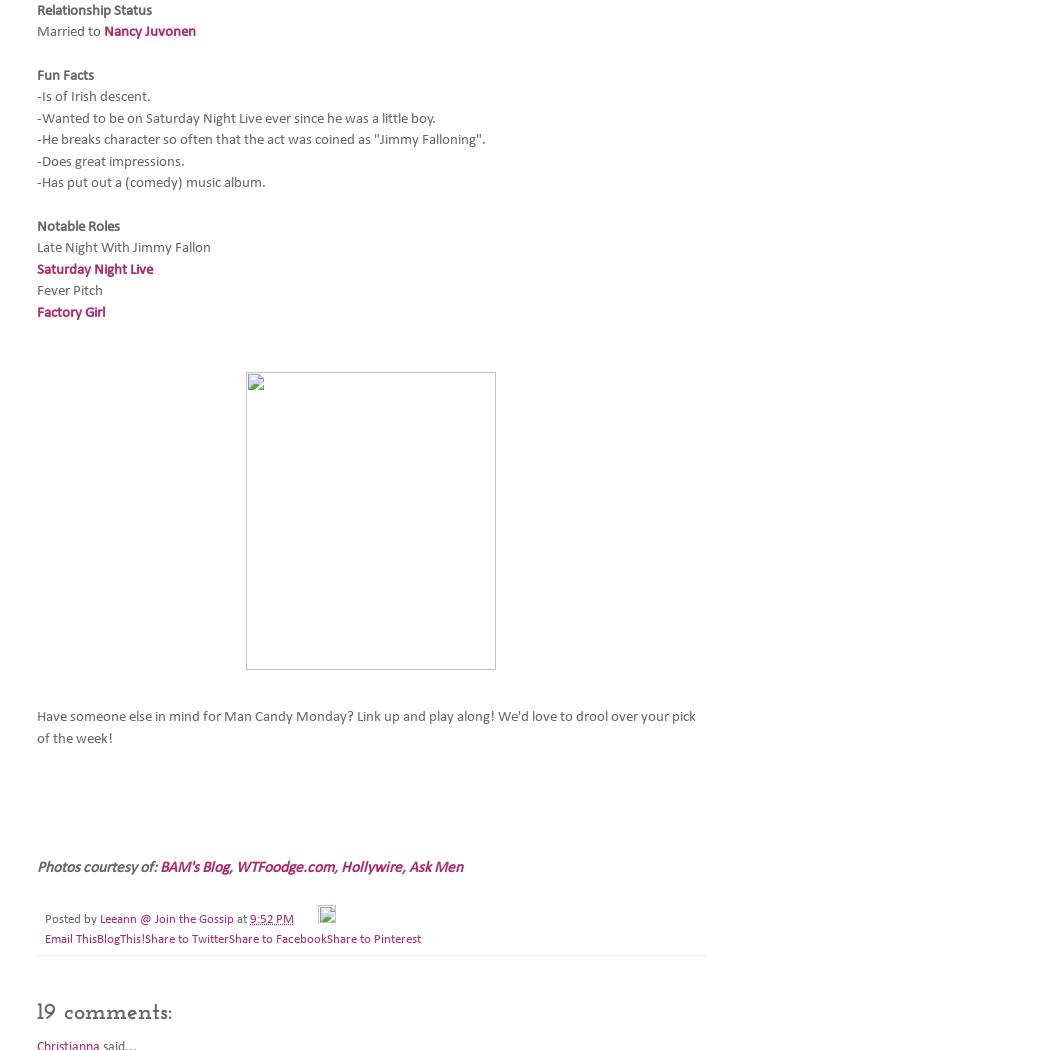  Describe the element at coordinates (94, 268) in the screenshot. I see `'Saturday Night Live'` at that location.